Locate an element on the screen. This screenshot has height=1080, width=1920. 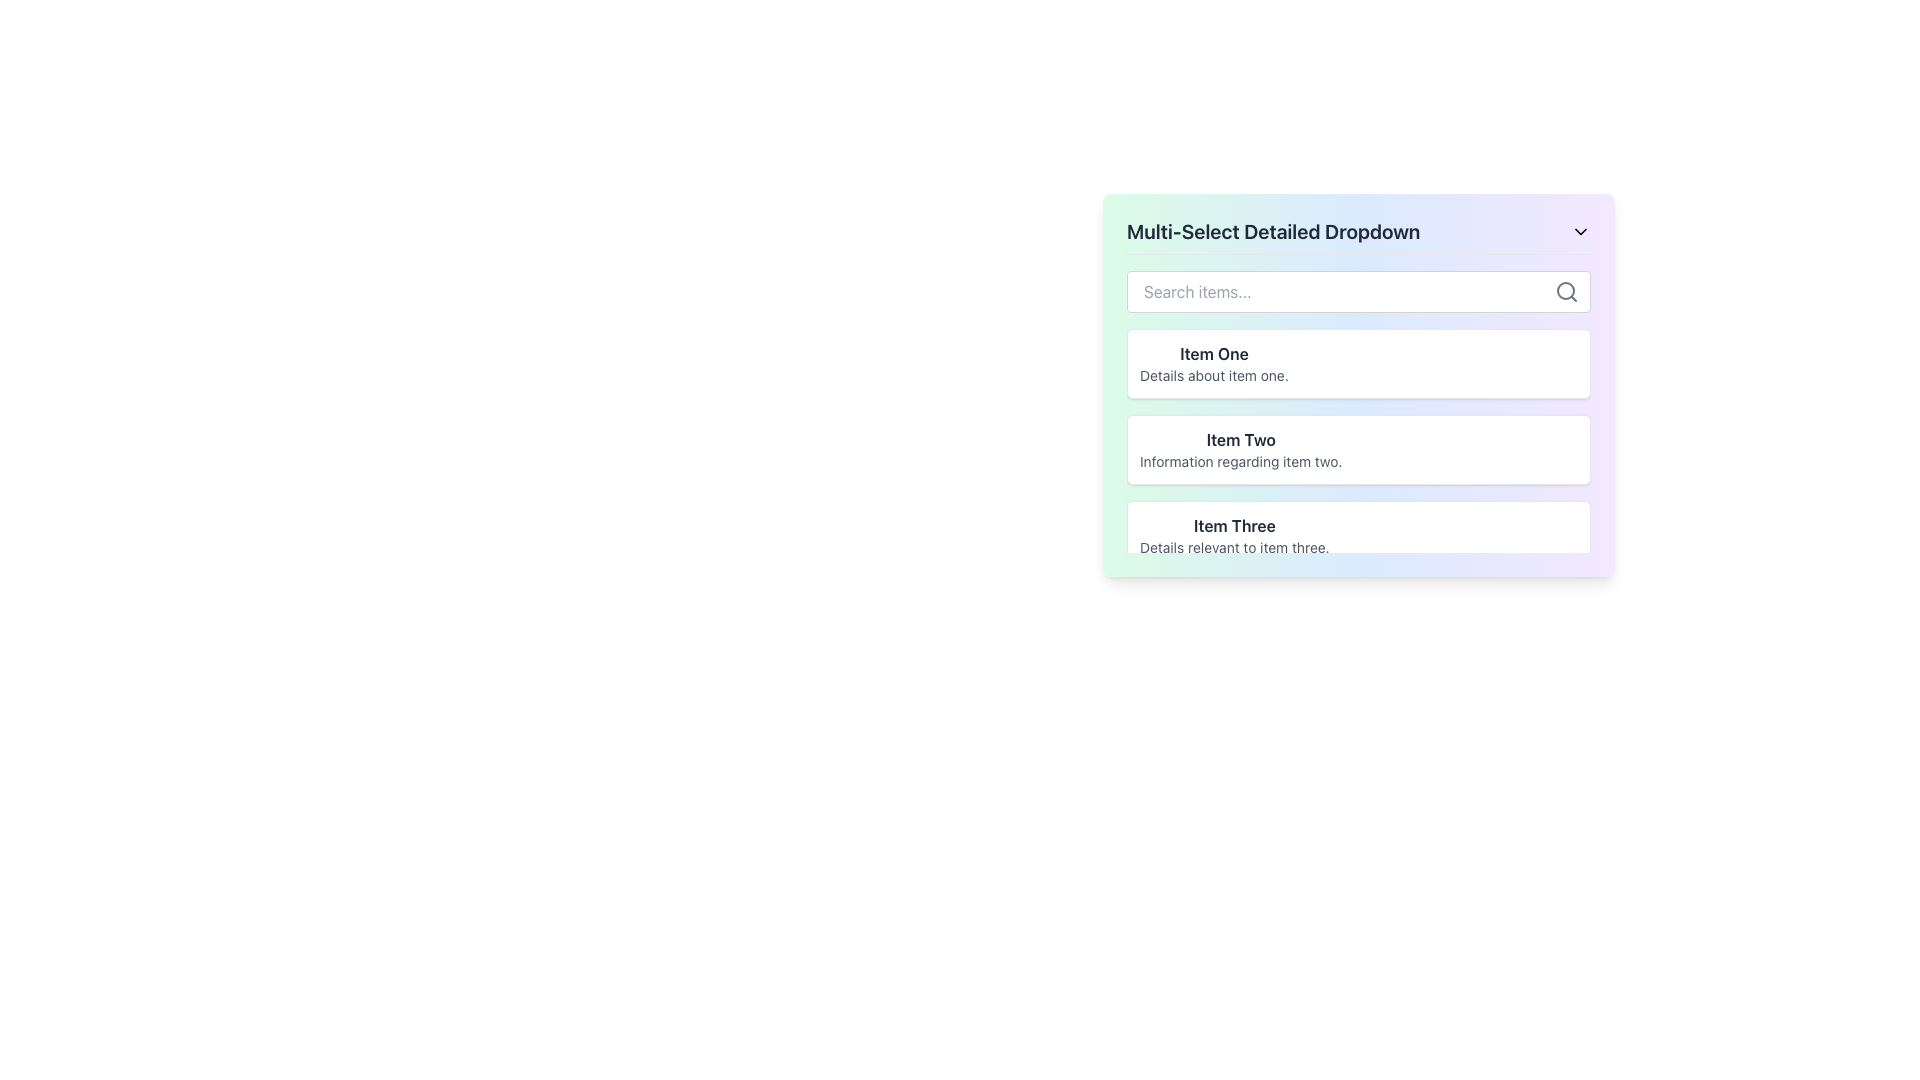
the interactive list item titled 'Item Two' within the dropdown menu, which displays information regarding item two is located at coordinates (1358, 493).